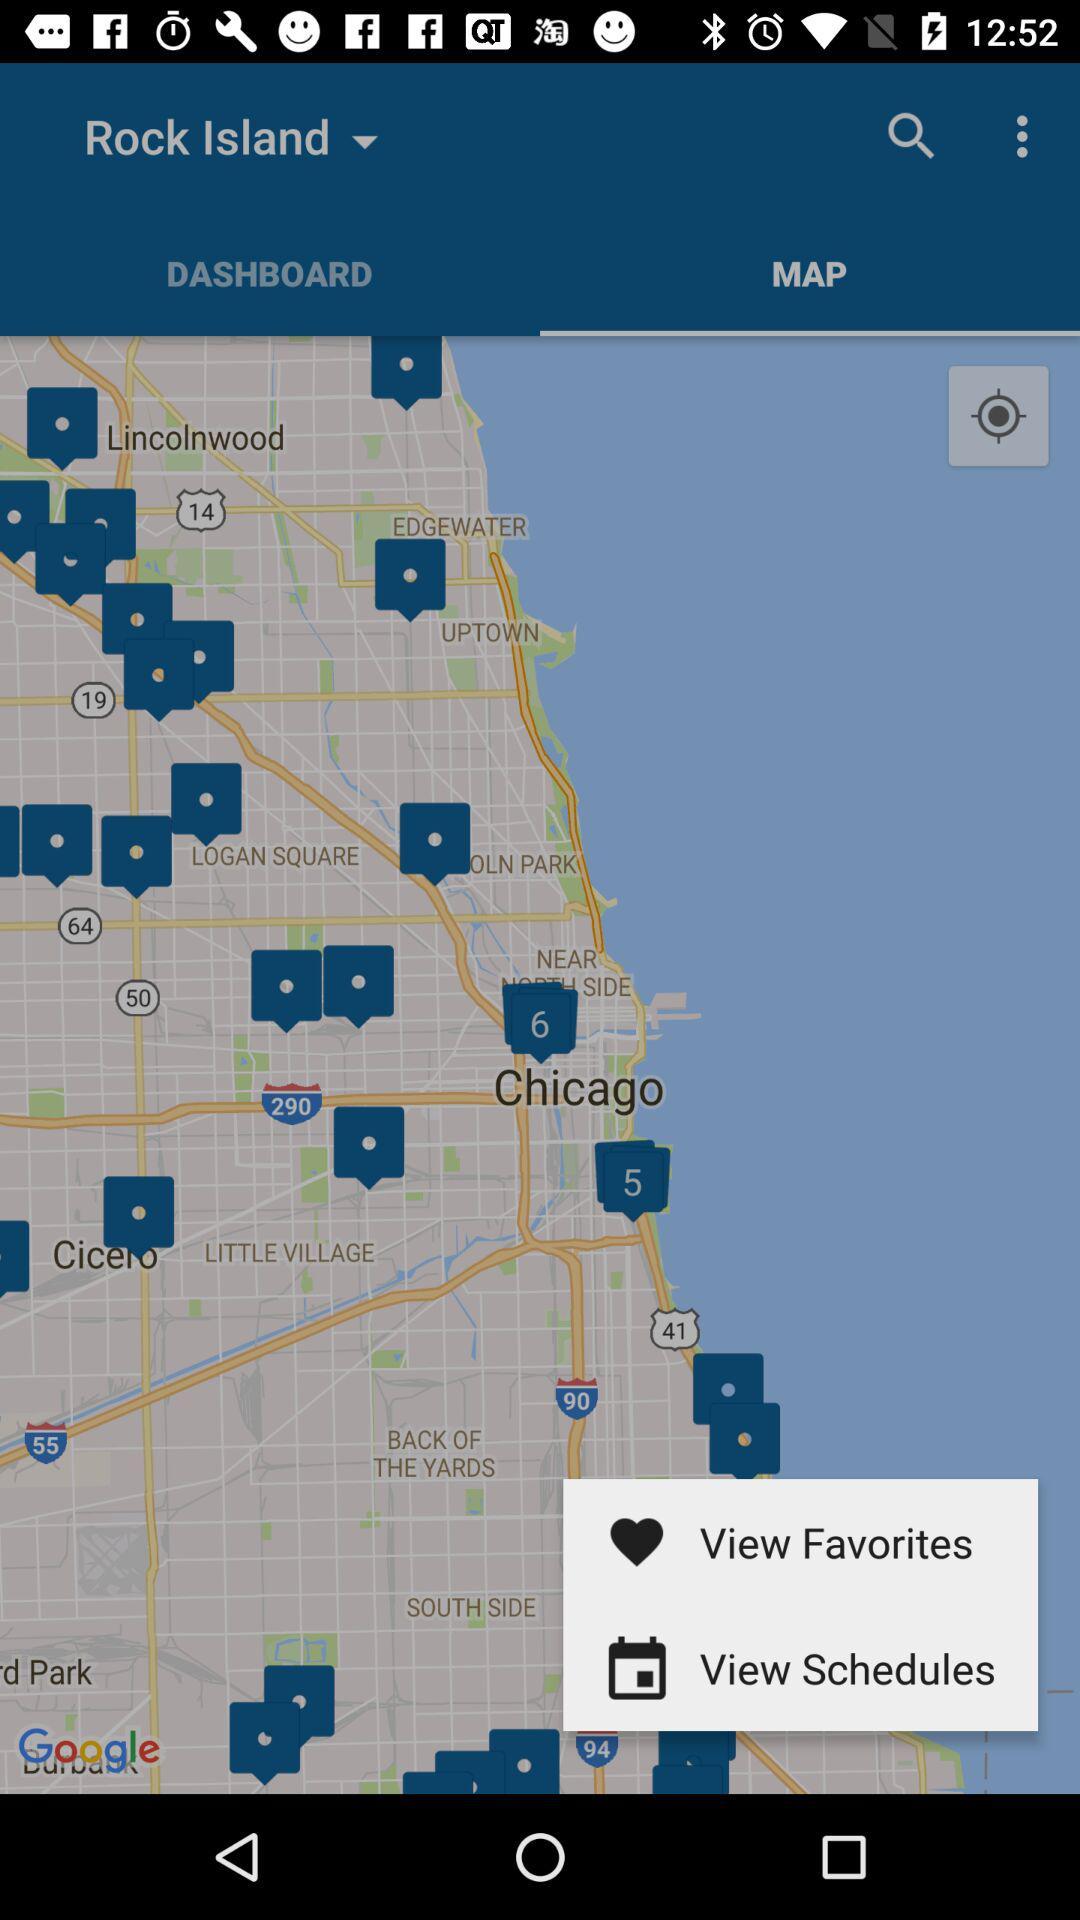 The width and height of the screenshot is (1080, 1920). Describe the element at coordinates (998, 416) in the screenshot. I see `the location_crosshair icon` at that location.